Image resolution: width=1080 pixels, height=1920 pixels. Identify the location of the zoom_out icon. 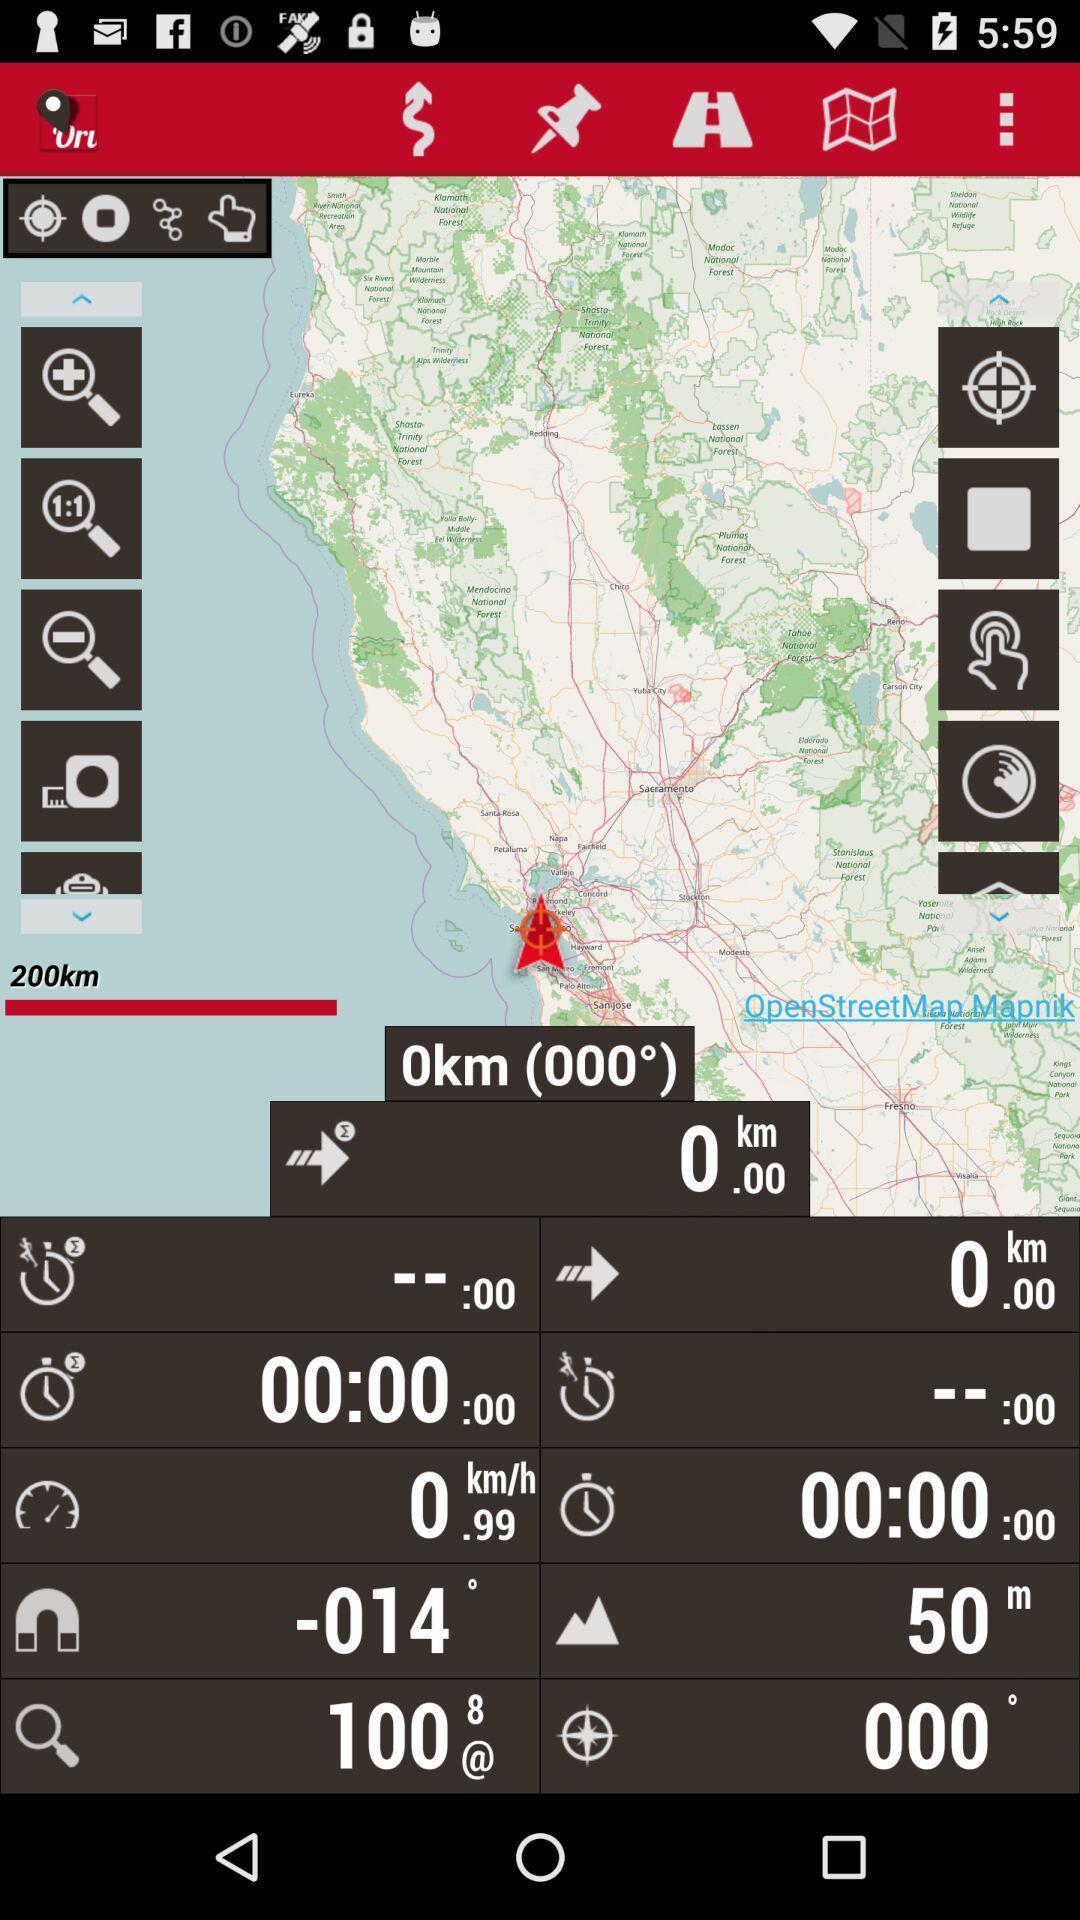
(80, 695).